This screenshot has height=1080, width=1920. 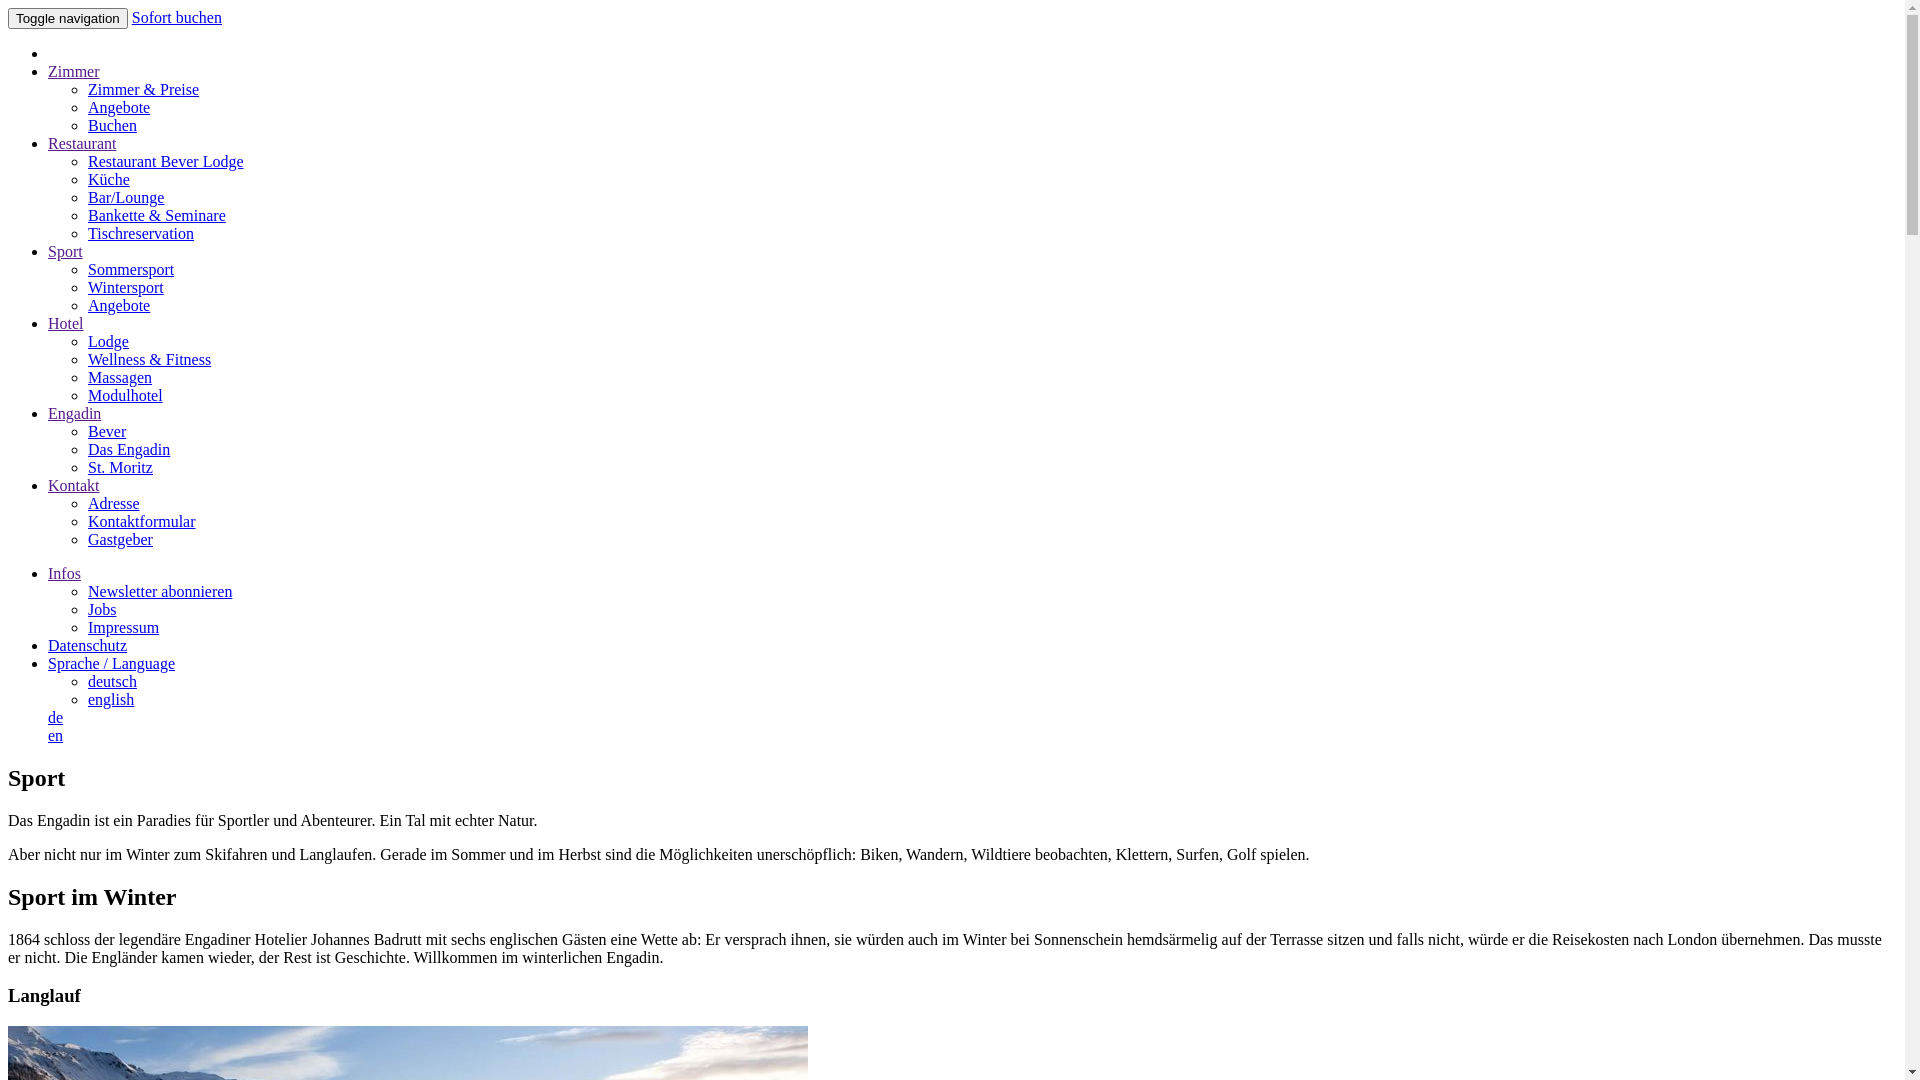 I want to click on 'Datenschutz', so click(x=86, y=645).